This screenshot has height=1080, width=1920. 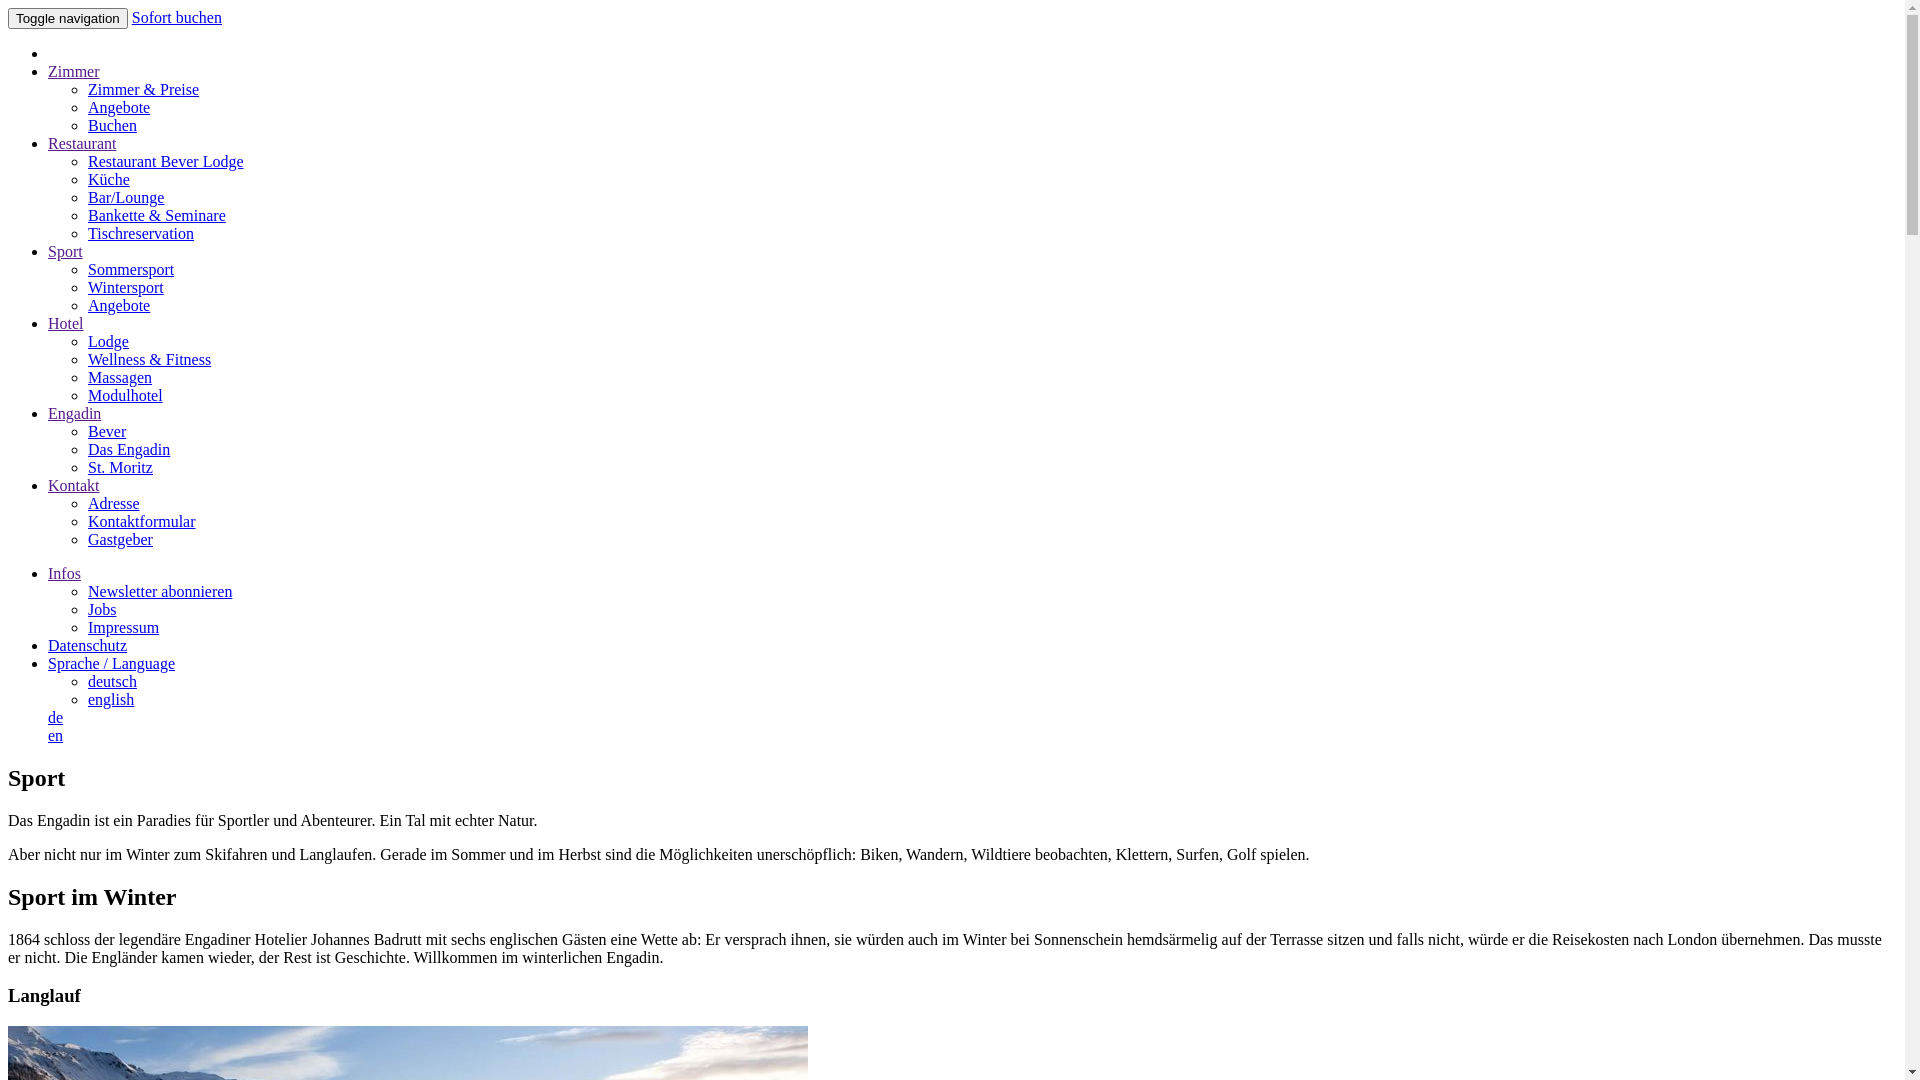 I want to click on 'Datenschutz', so click(x=86, y=645).